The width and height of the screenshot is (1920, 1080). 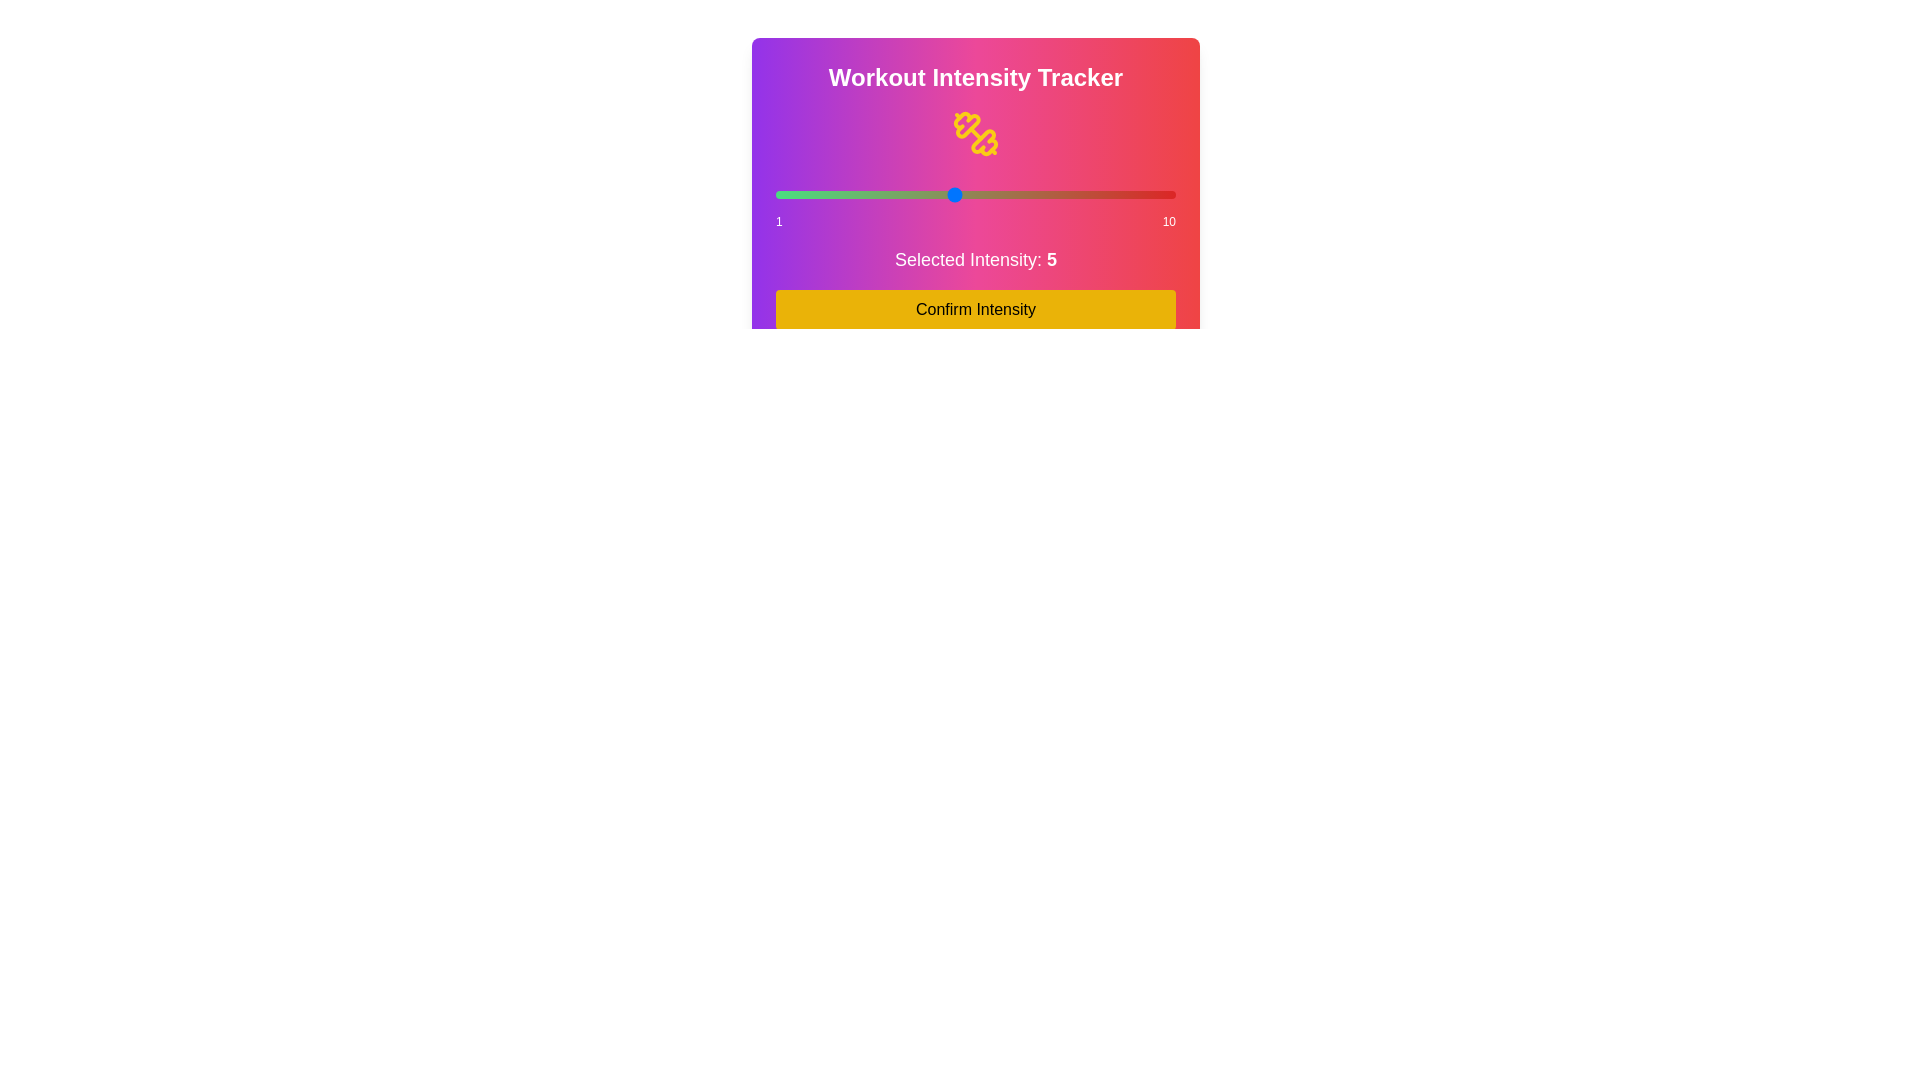 I want to click on 'Confirm Intensity' button to confirm the selected intensity, so click(x=975, y=309).